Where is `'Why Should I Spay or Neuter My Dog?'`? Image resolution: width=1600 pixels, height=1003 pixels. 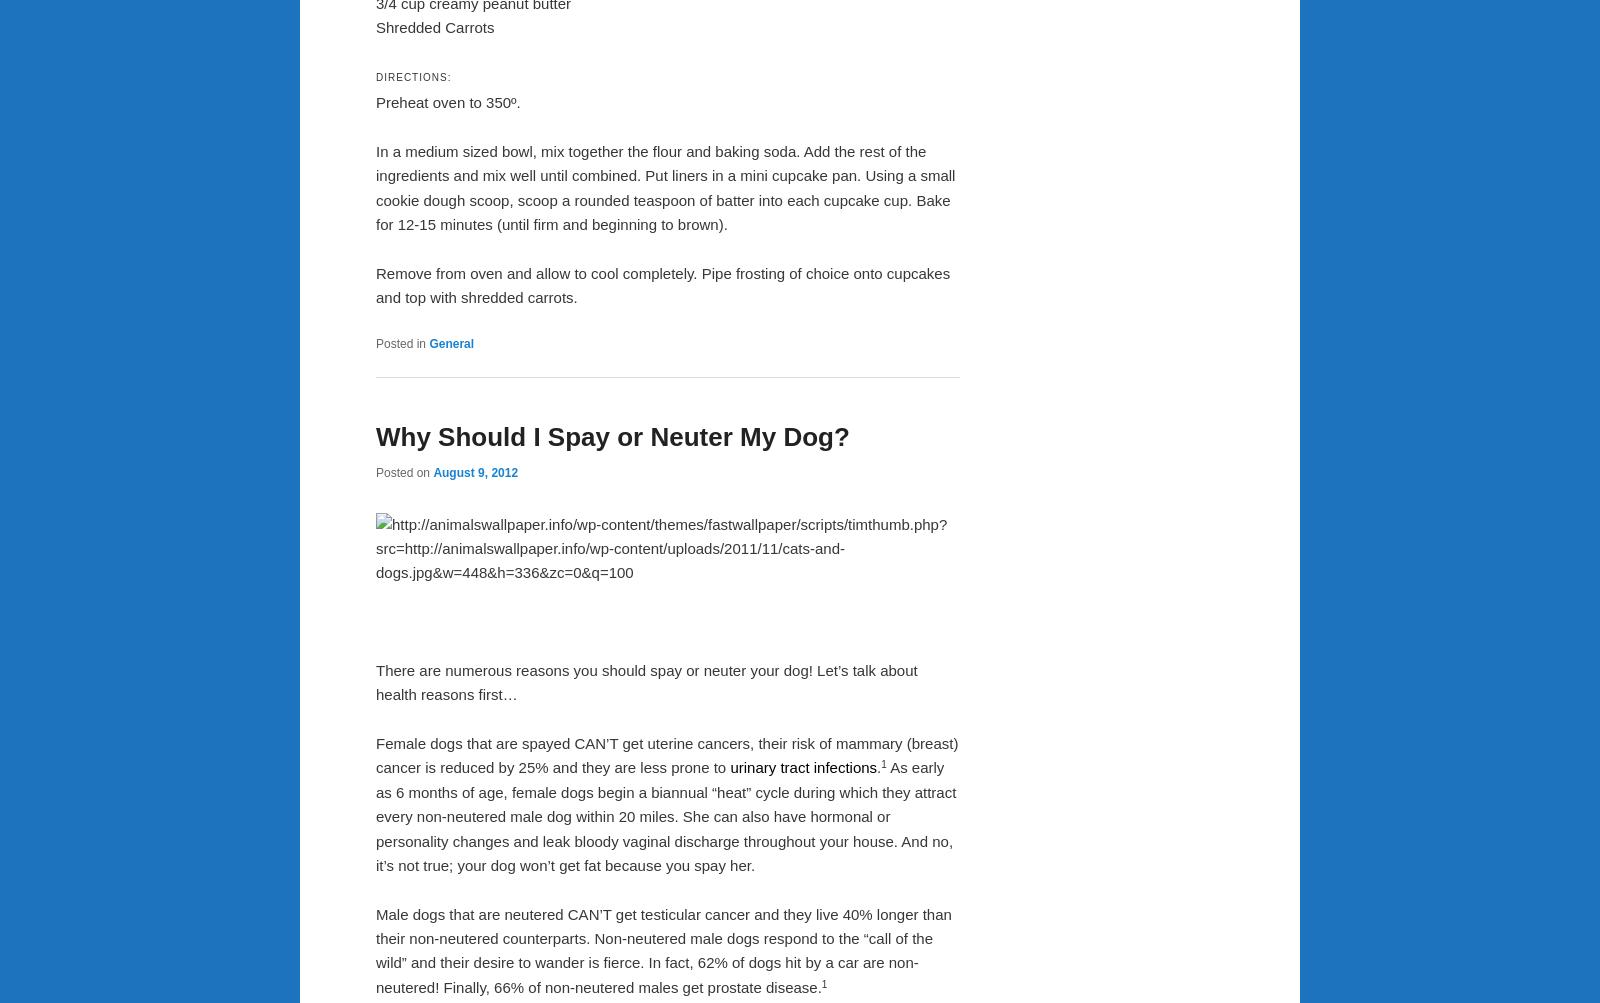 'Why Should I Spay or Neuter My Dog?' is located at coordinates (612, 436).